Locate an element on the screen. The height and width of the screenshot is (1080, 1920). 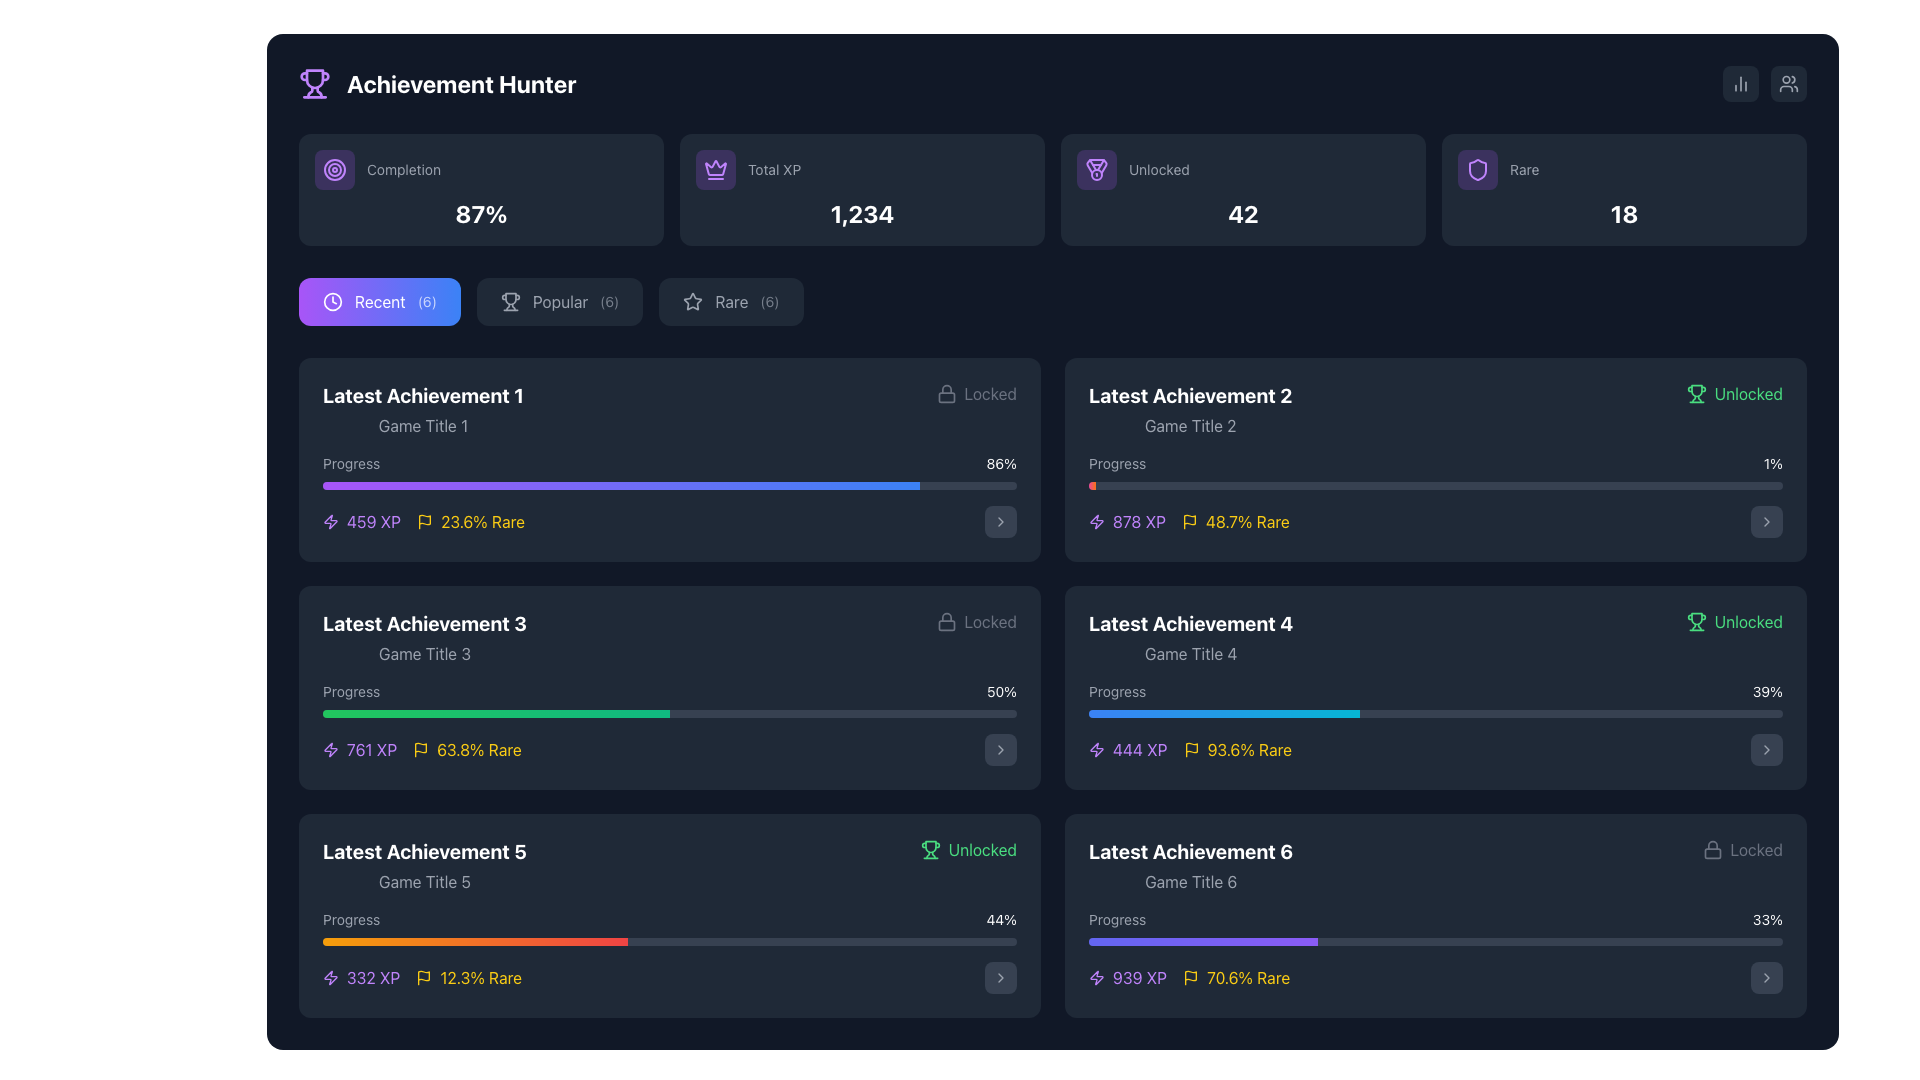
the experience points indicator text located in the 'Latest Achievement 4' section, positioned below the progress bar and to the left of '93.6% Rare' is located at coordinates (1128, 749).